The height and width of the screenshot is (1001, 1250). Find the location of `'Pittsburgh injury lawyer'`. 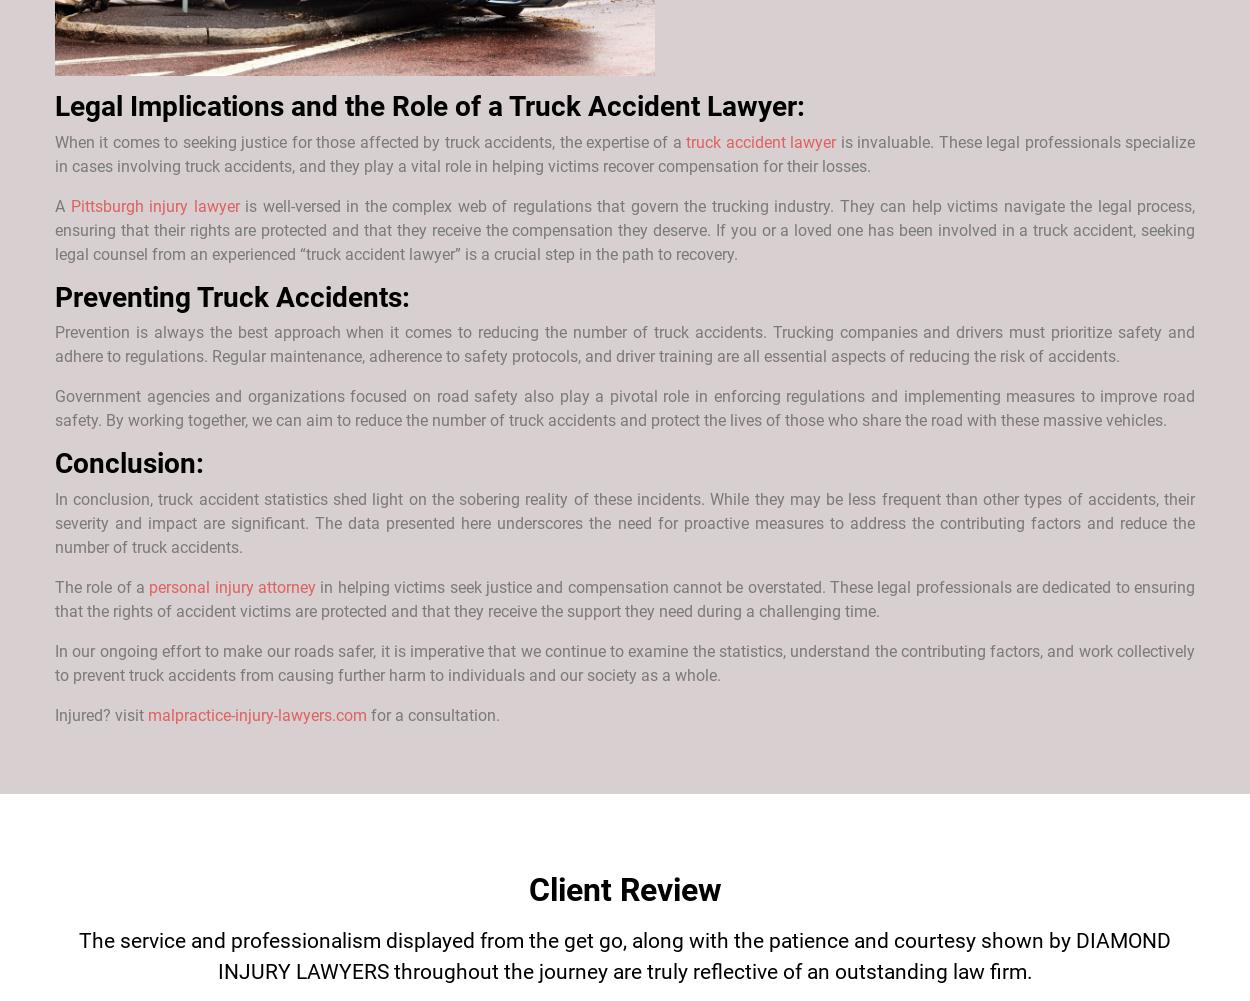

'Pittsburgh injury lawyer' is located at coordinates (154, 205).